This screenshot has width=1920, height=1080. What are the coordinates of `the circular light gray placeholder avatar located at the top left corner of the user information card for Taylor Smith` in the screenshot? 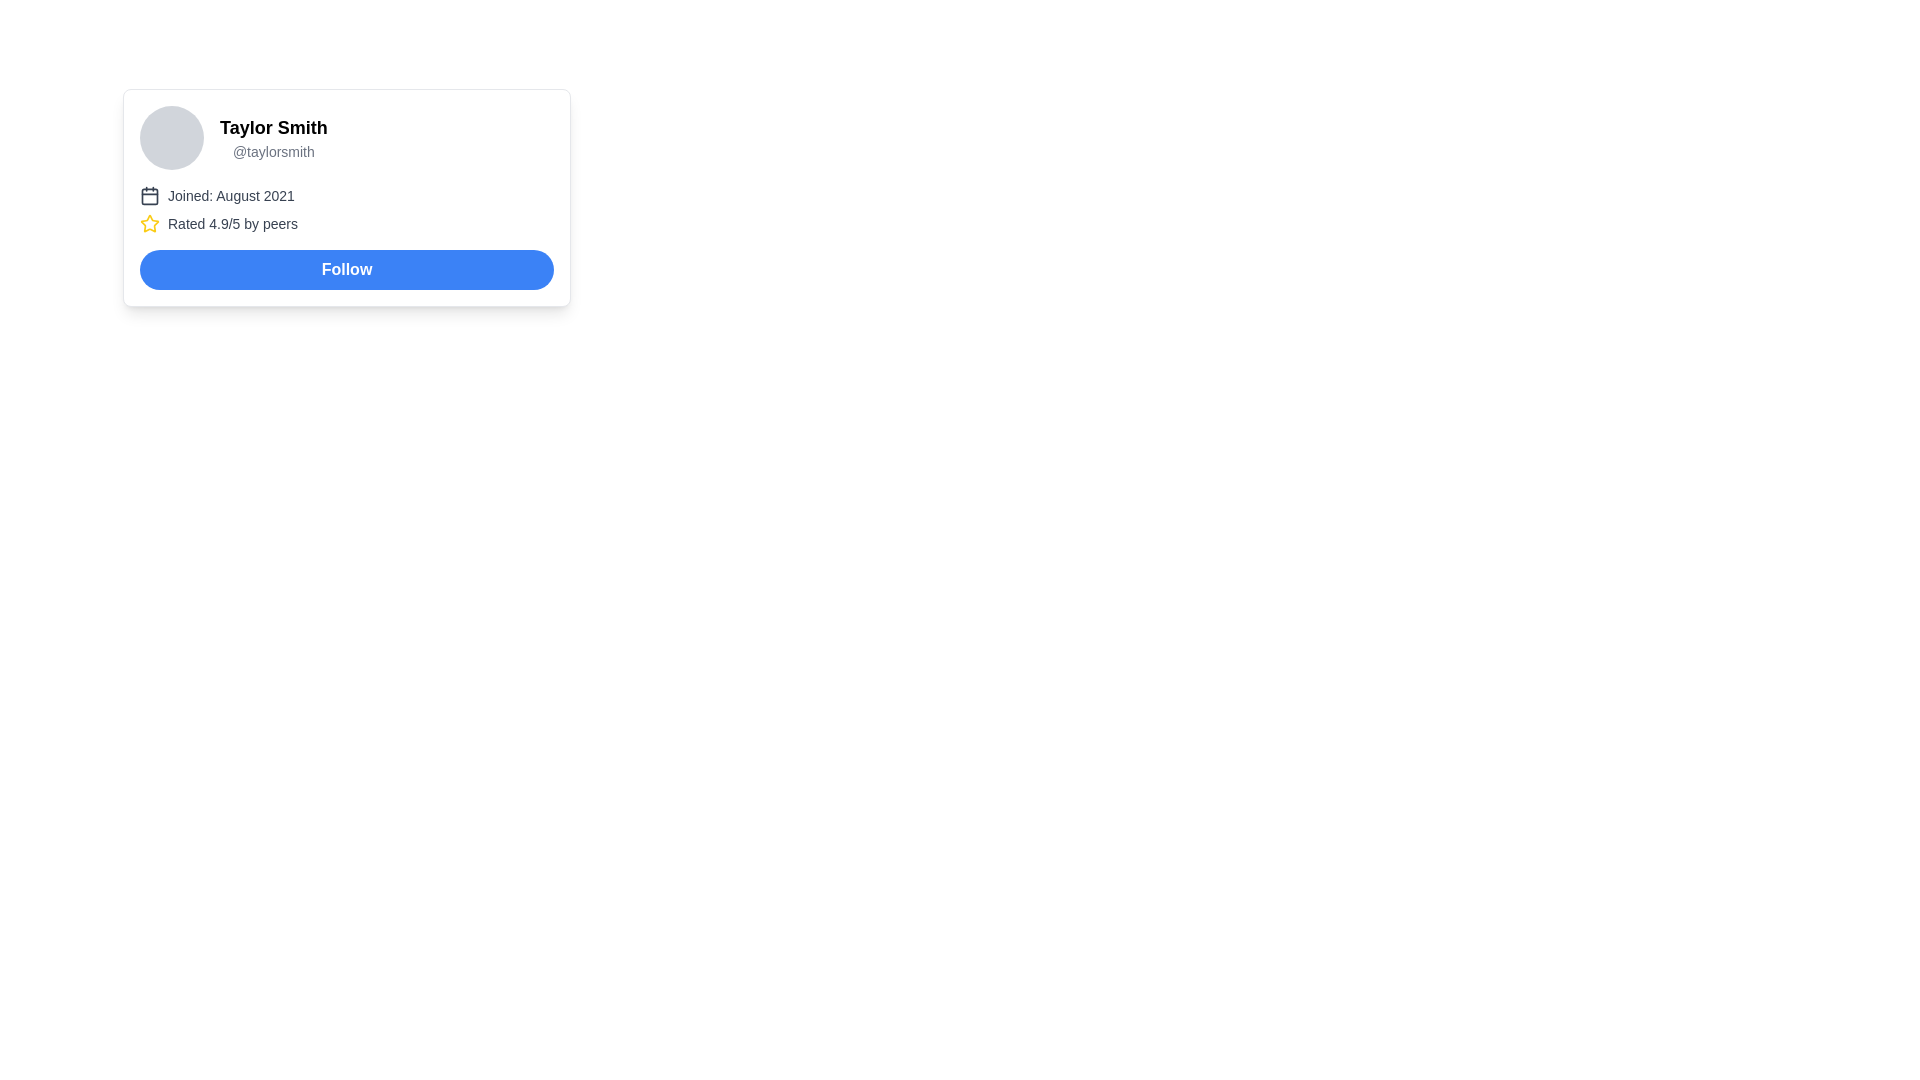 It's located at (172, 137).